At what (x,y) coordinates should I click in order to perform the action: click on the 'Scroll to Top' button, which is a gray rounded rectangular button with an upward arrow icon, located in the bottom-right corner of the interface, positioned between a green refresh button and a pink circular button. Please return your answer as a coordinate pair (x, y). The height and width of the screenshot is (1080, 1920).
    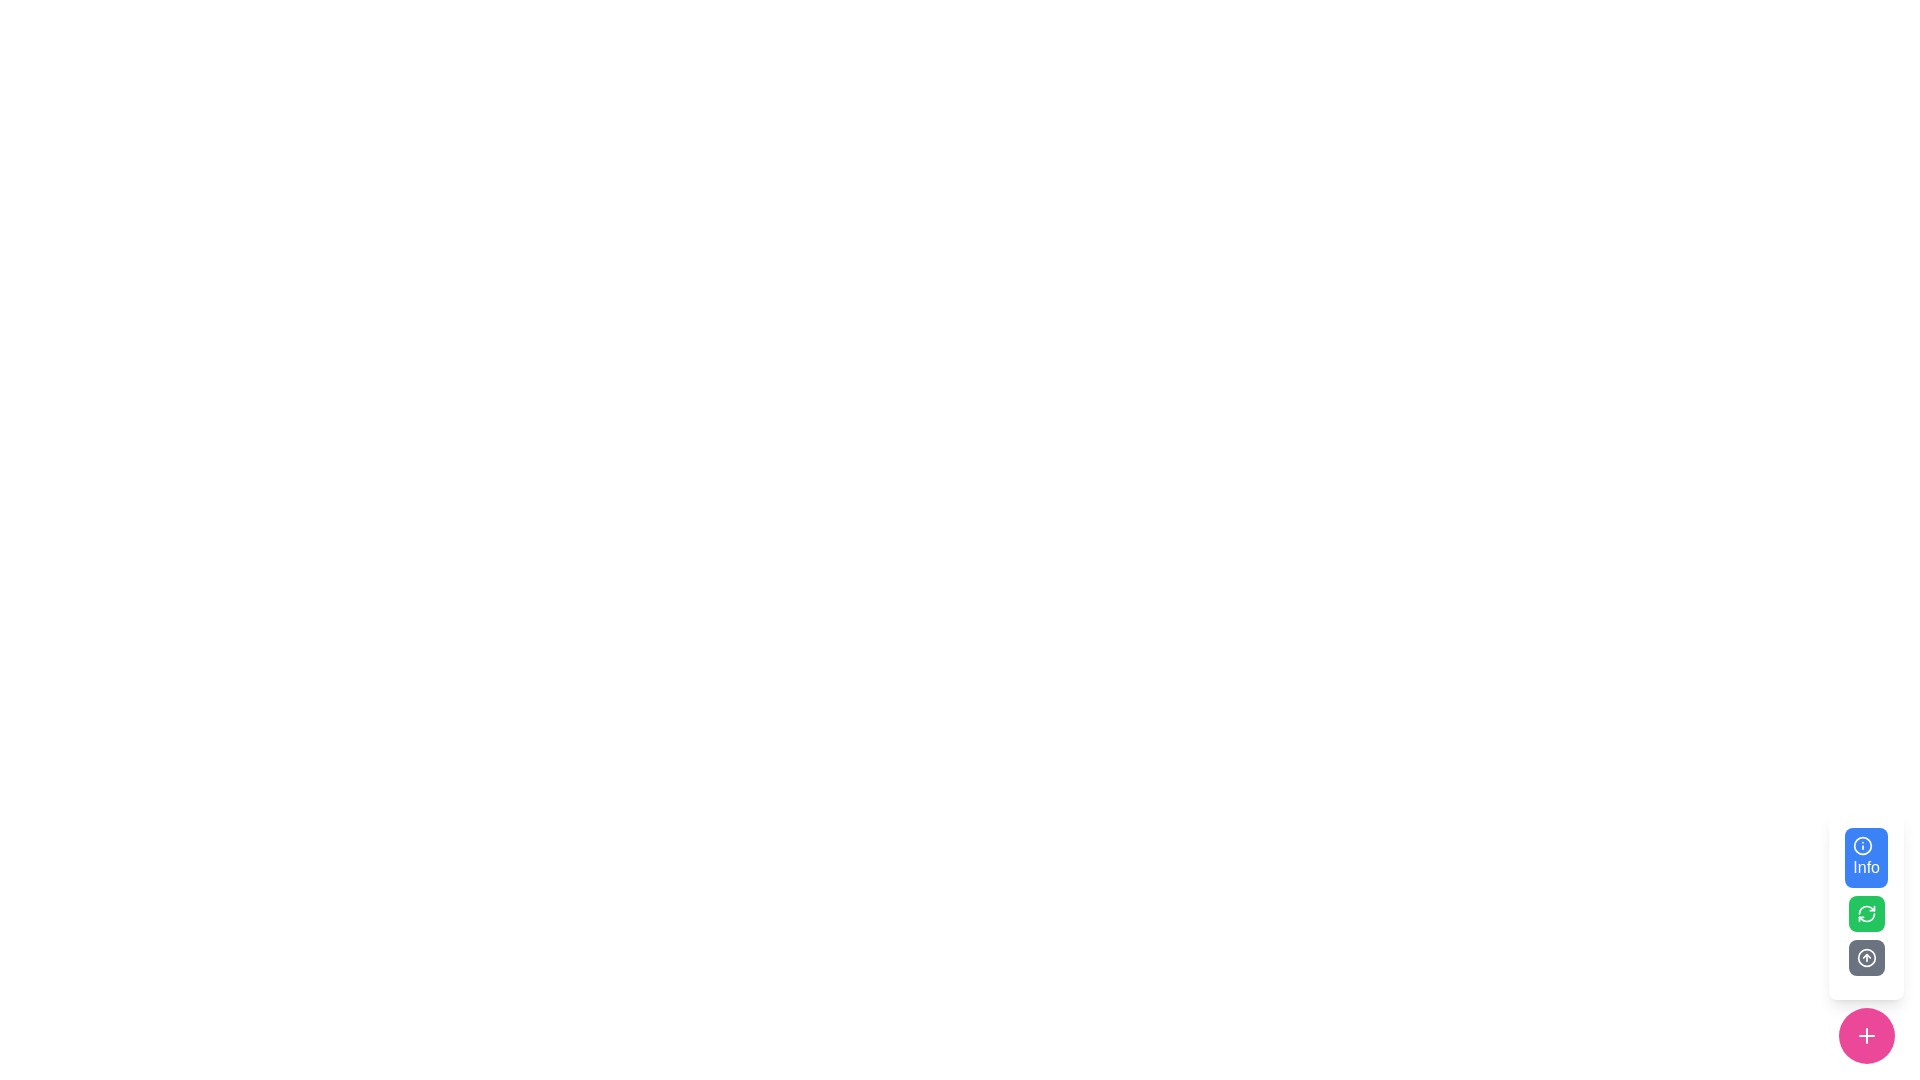
    Looking at the image, I should click on (1865, 937).